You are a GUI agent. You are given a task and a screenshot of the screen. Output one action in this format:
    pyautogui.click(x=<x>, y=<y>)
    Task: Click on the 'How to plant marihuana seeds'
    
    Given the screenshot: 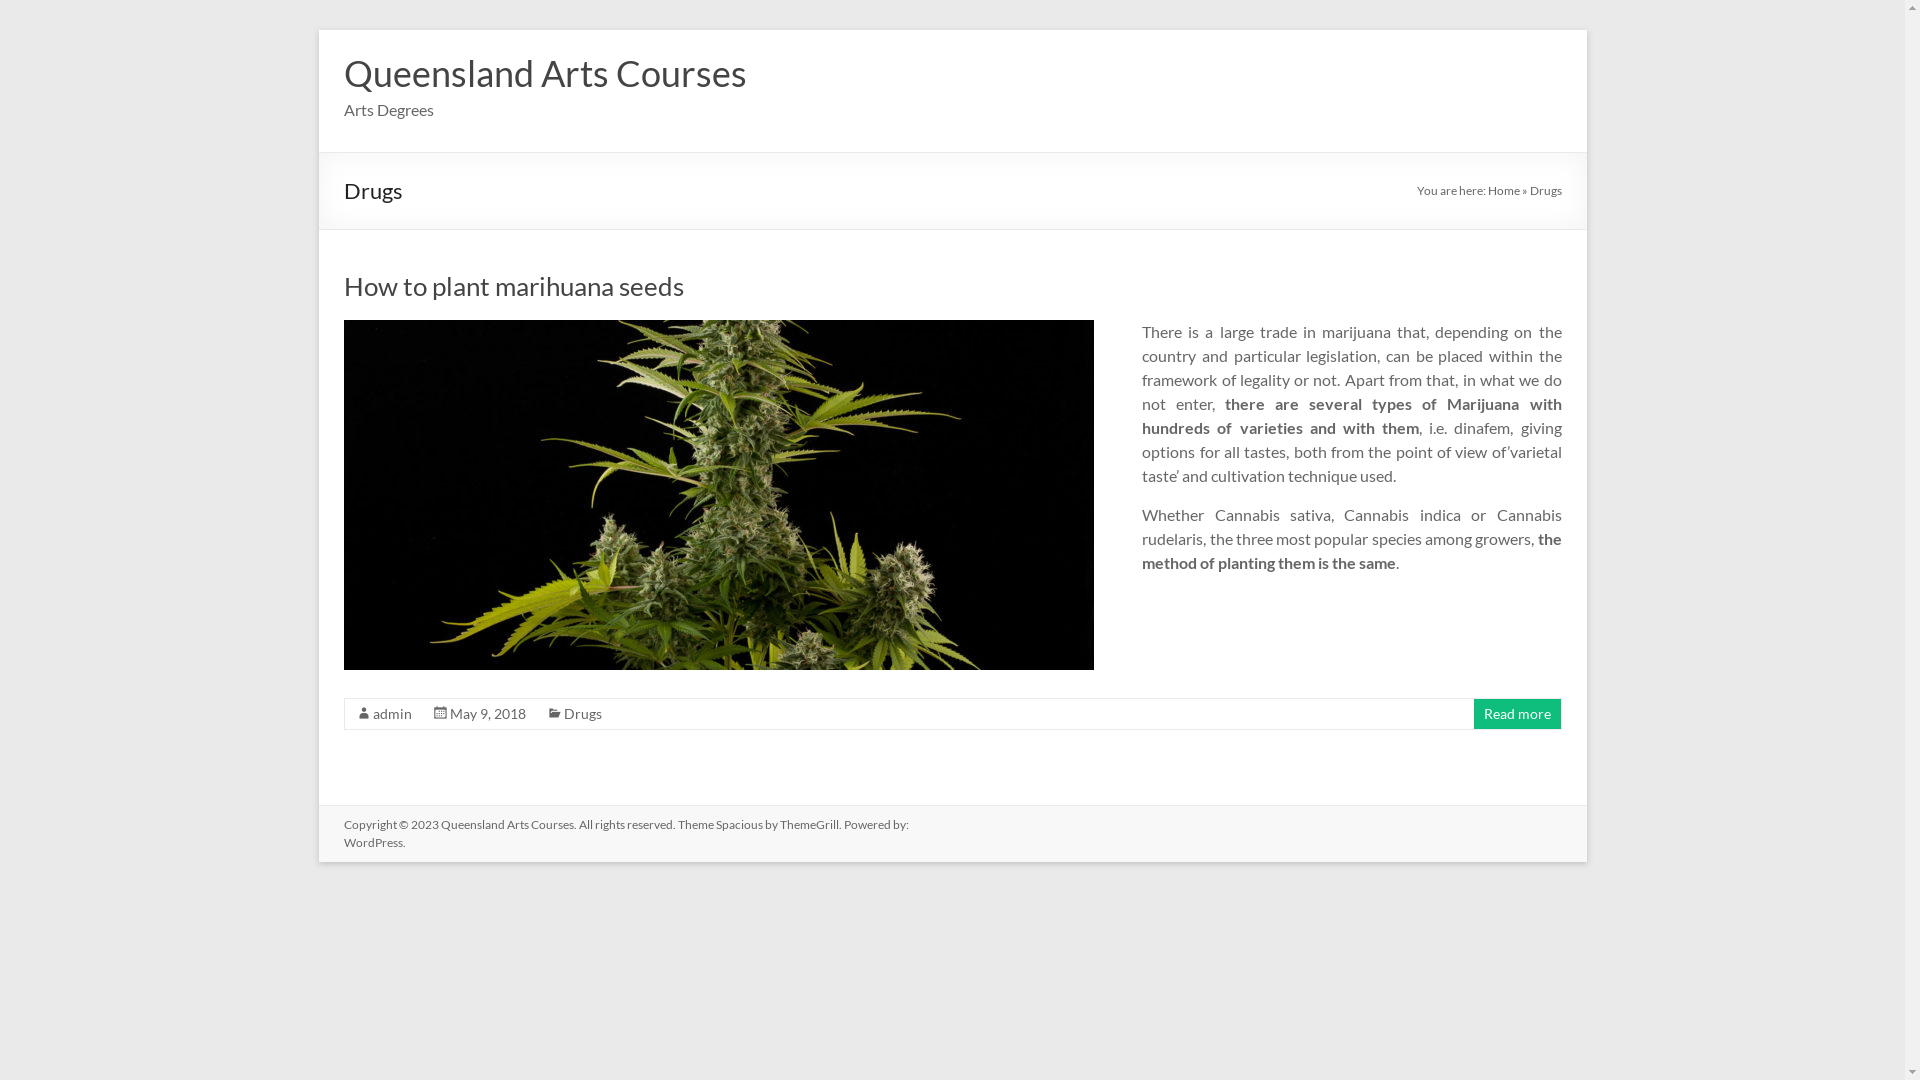 What is the action you would take?
    pyautogui.click(x=344, y=328)
    